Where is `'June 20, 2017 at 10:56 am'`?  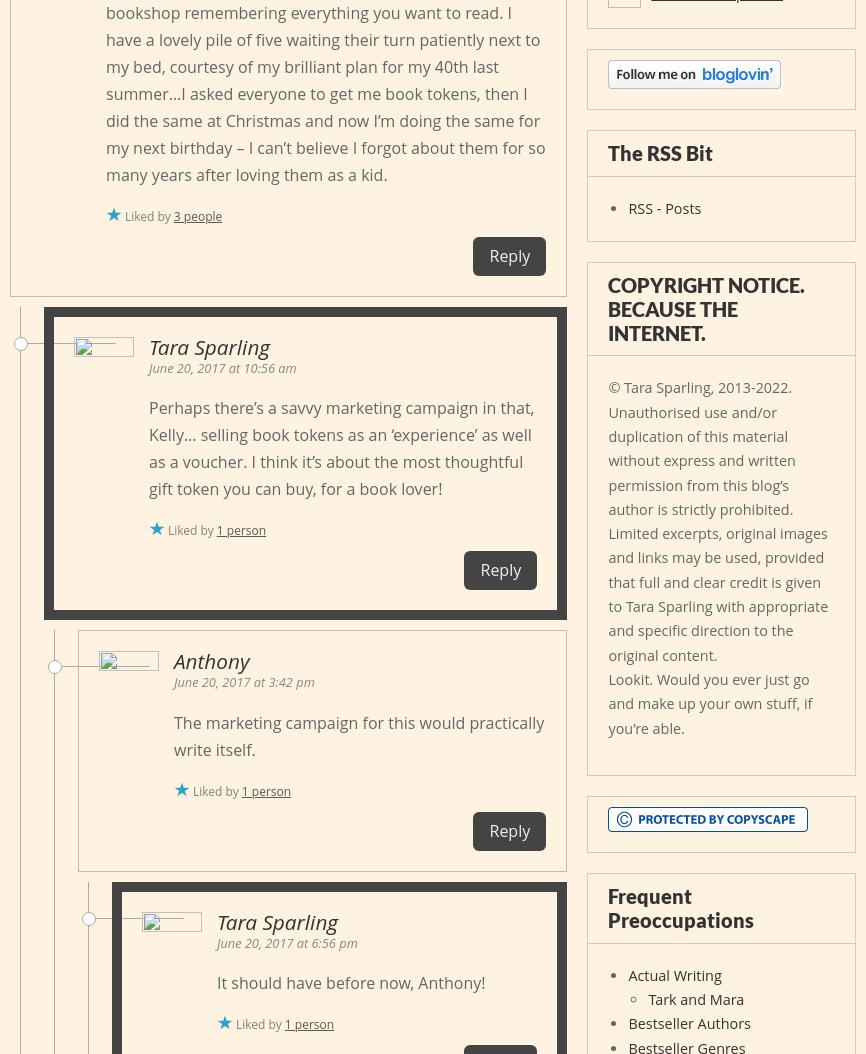
'June 20, 2017 at 10:56 am' is located at coordinates (221, 367).